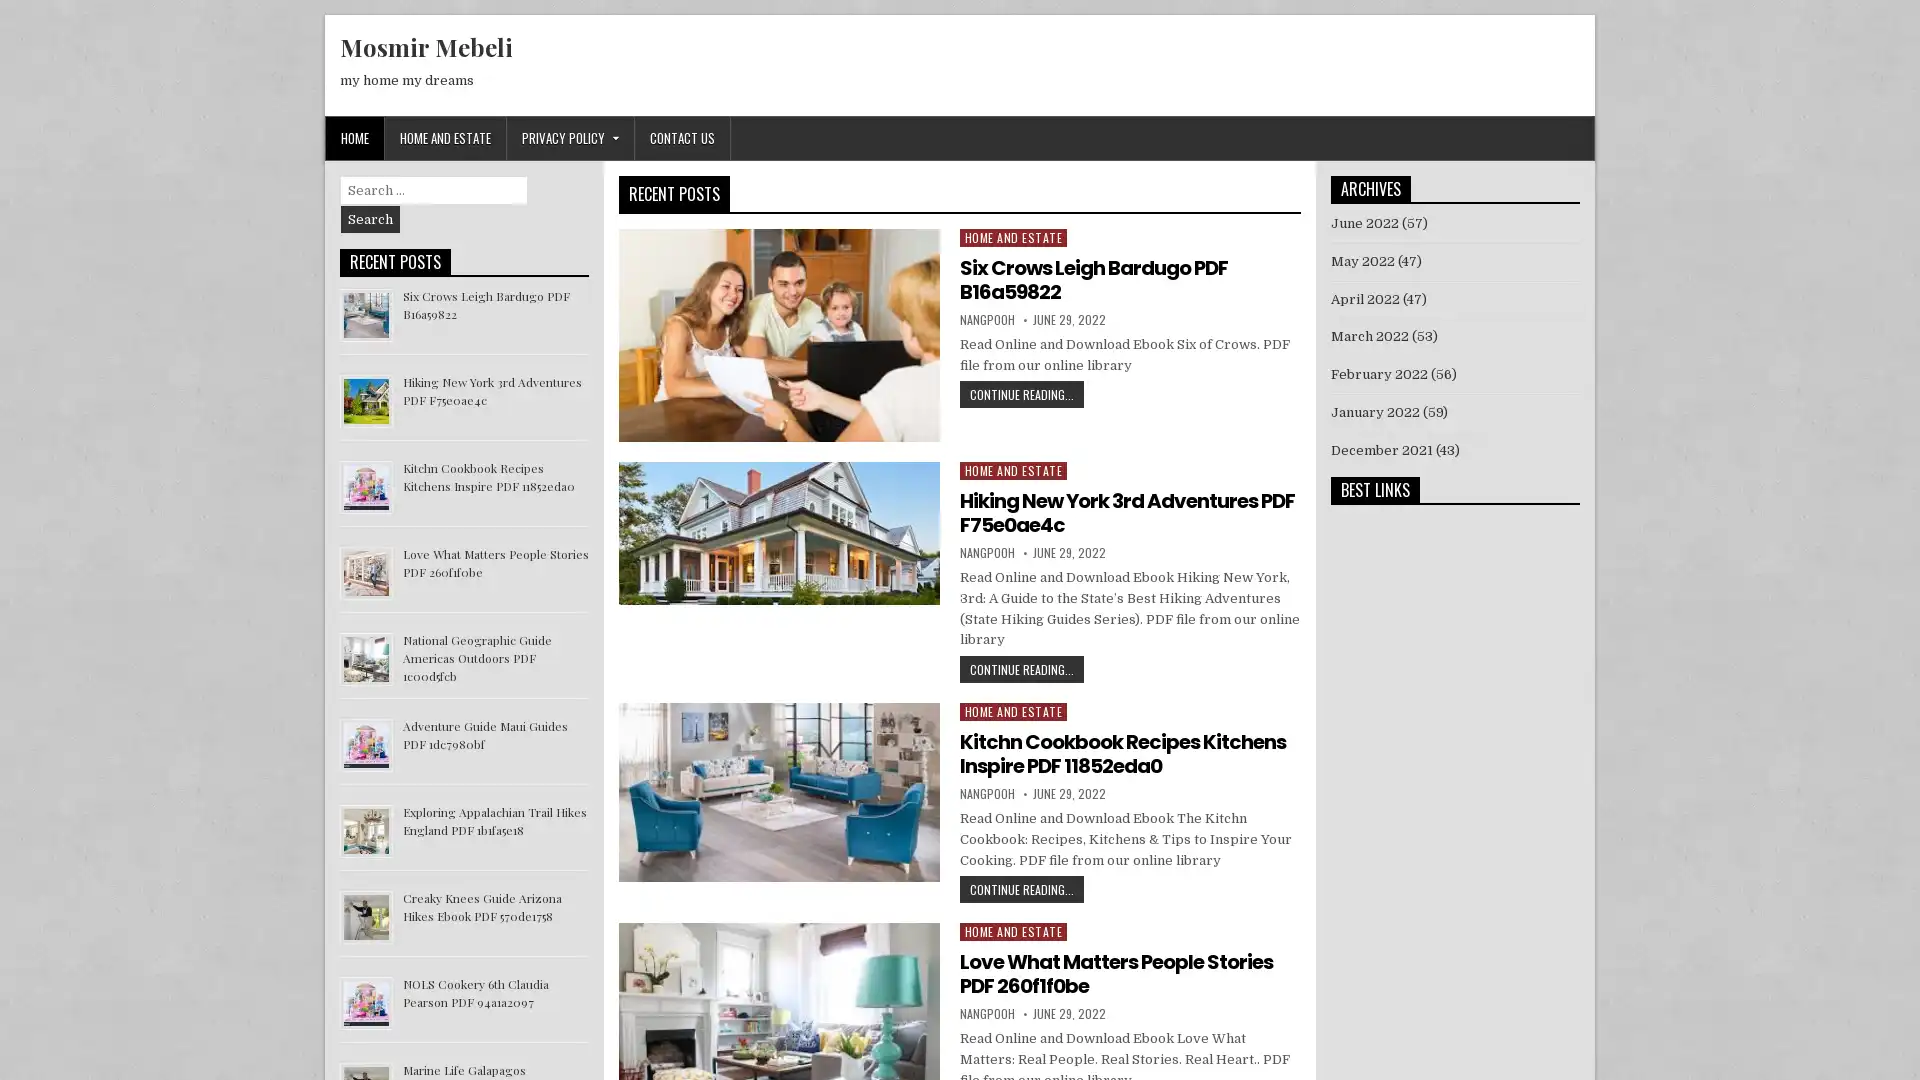  Describe the element at coordinates (370, 219) in the screenshot. I see `Search` at that location.